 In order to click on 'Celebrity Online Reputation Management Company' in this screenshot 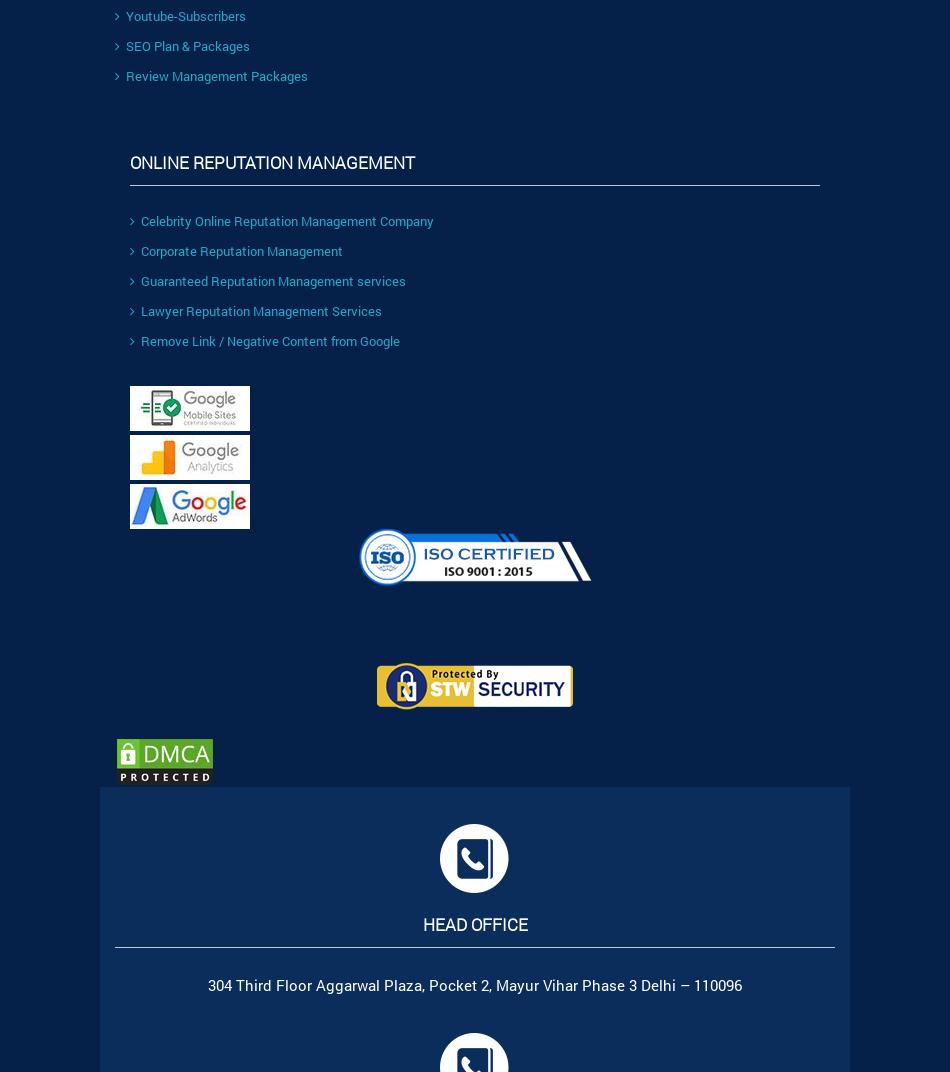, I will do `click(286, 219)`.